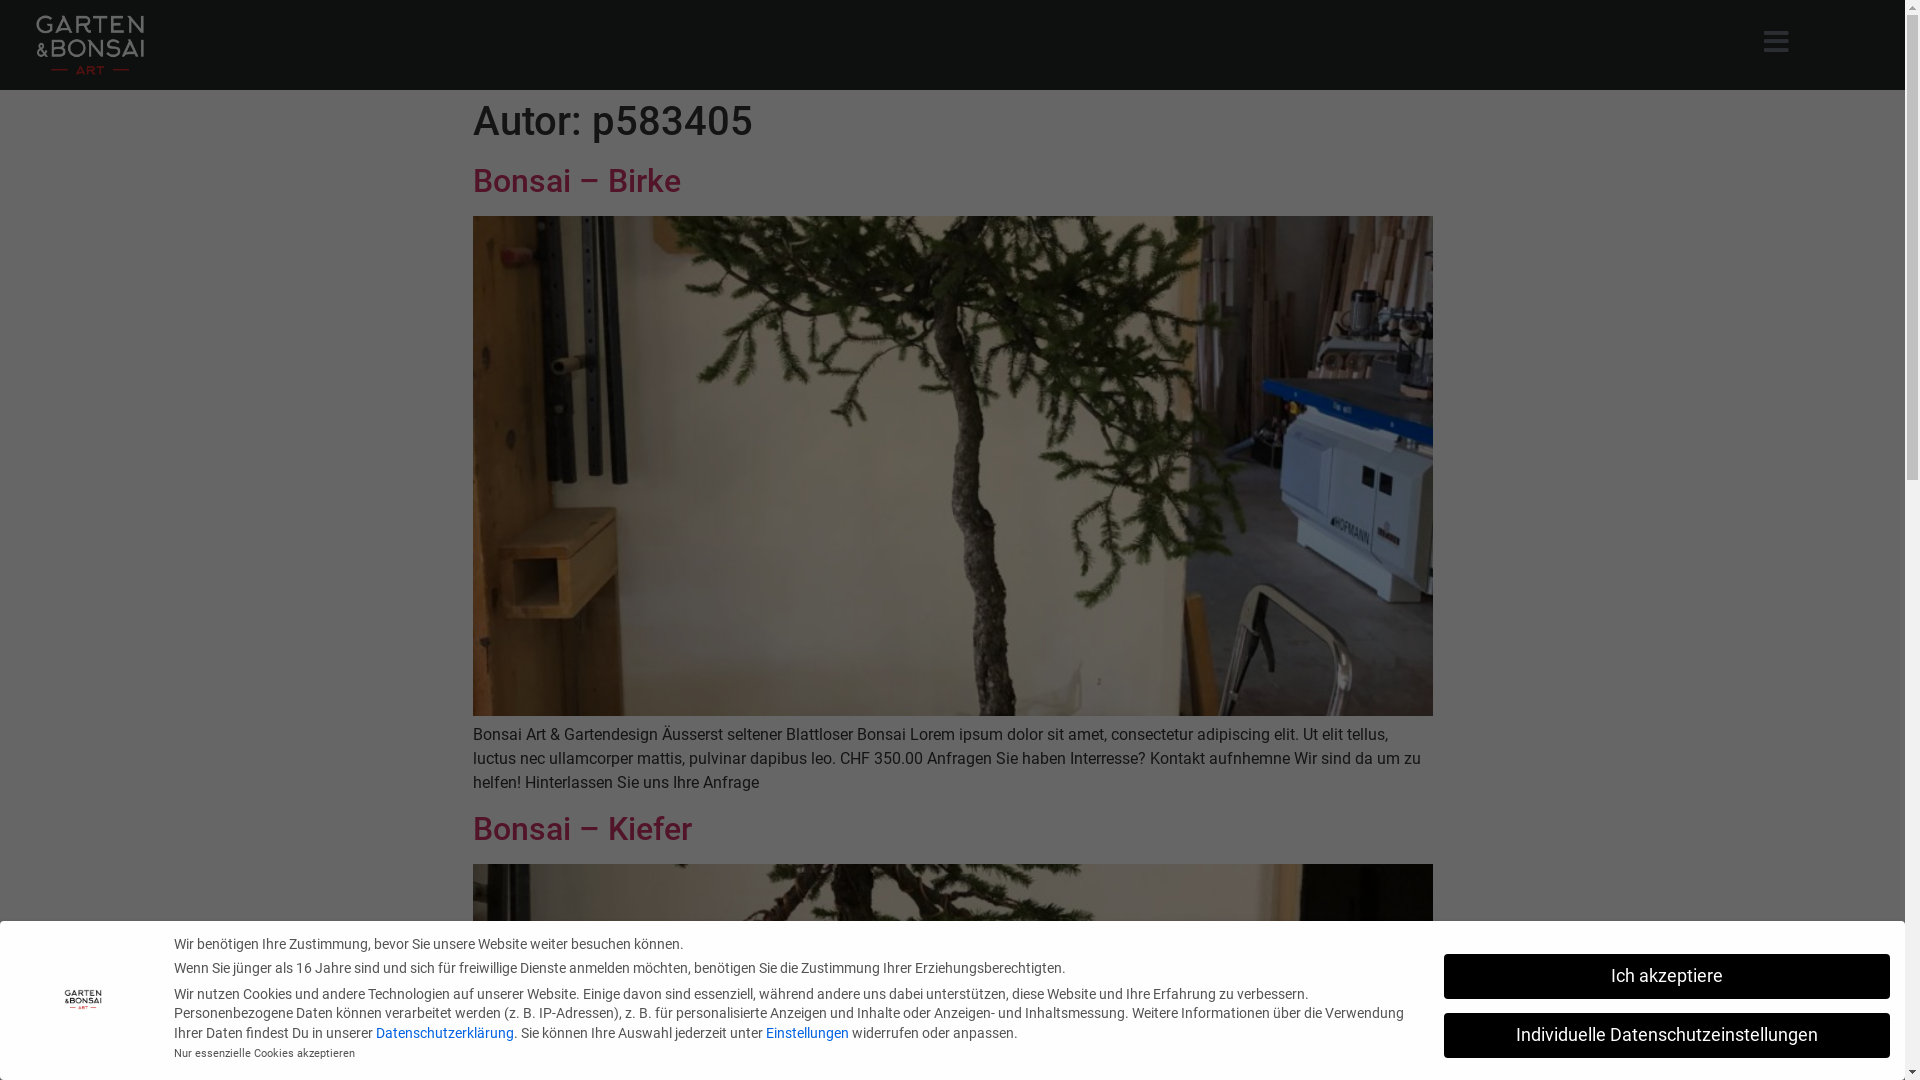 This screenshot has width=1920, height=1080. Describe the element at coordinates (1666, 1035) in the screenshot. I see `'Individuelle Datenschutzeinstellungen'` at that location.